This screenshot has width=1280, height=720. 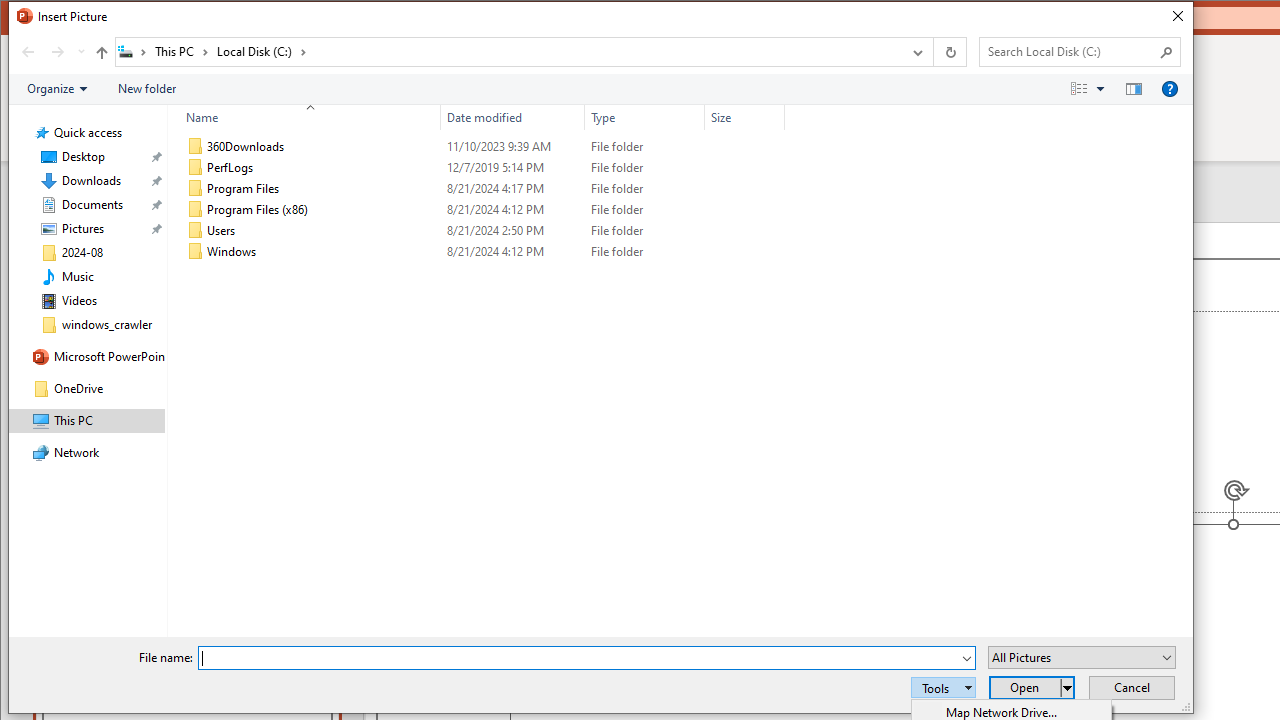 What do you see at coordinates (80, 50) in the screenshot?
I see `'Recent locations'` at bounding box center [80, 50].